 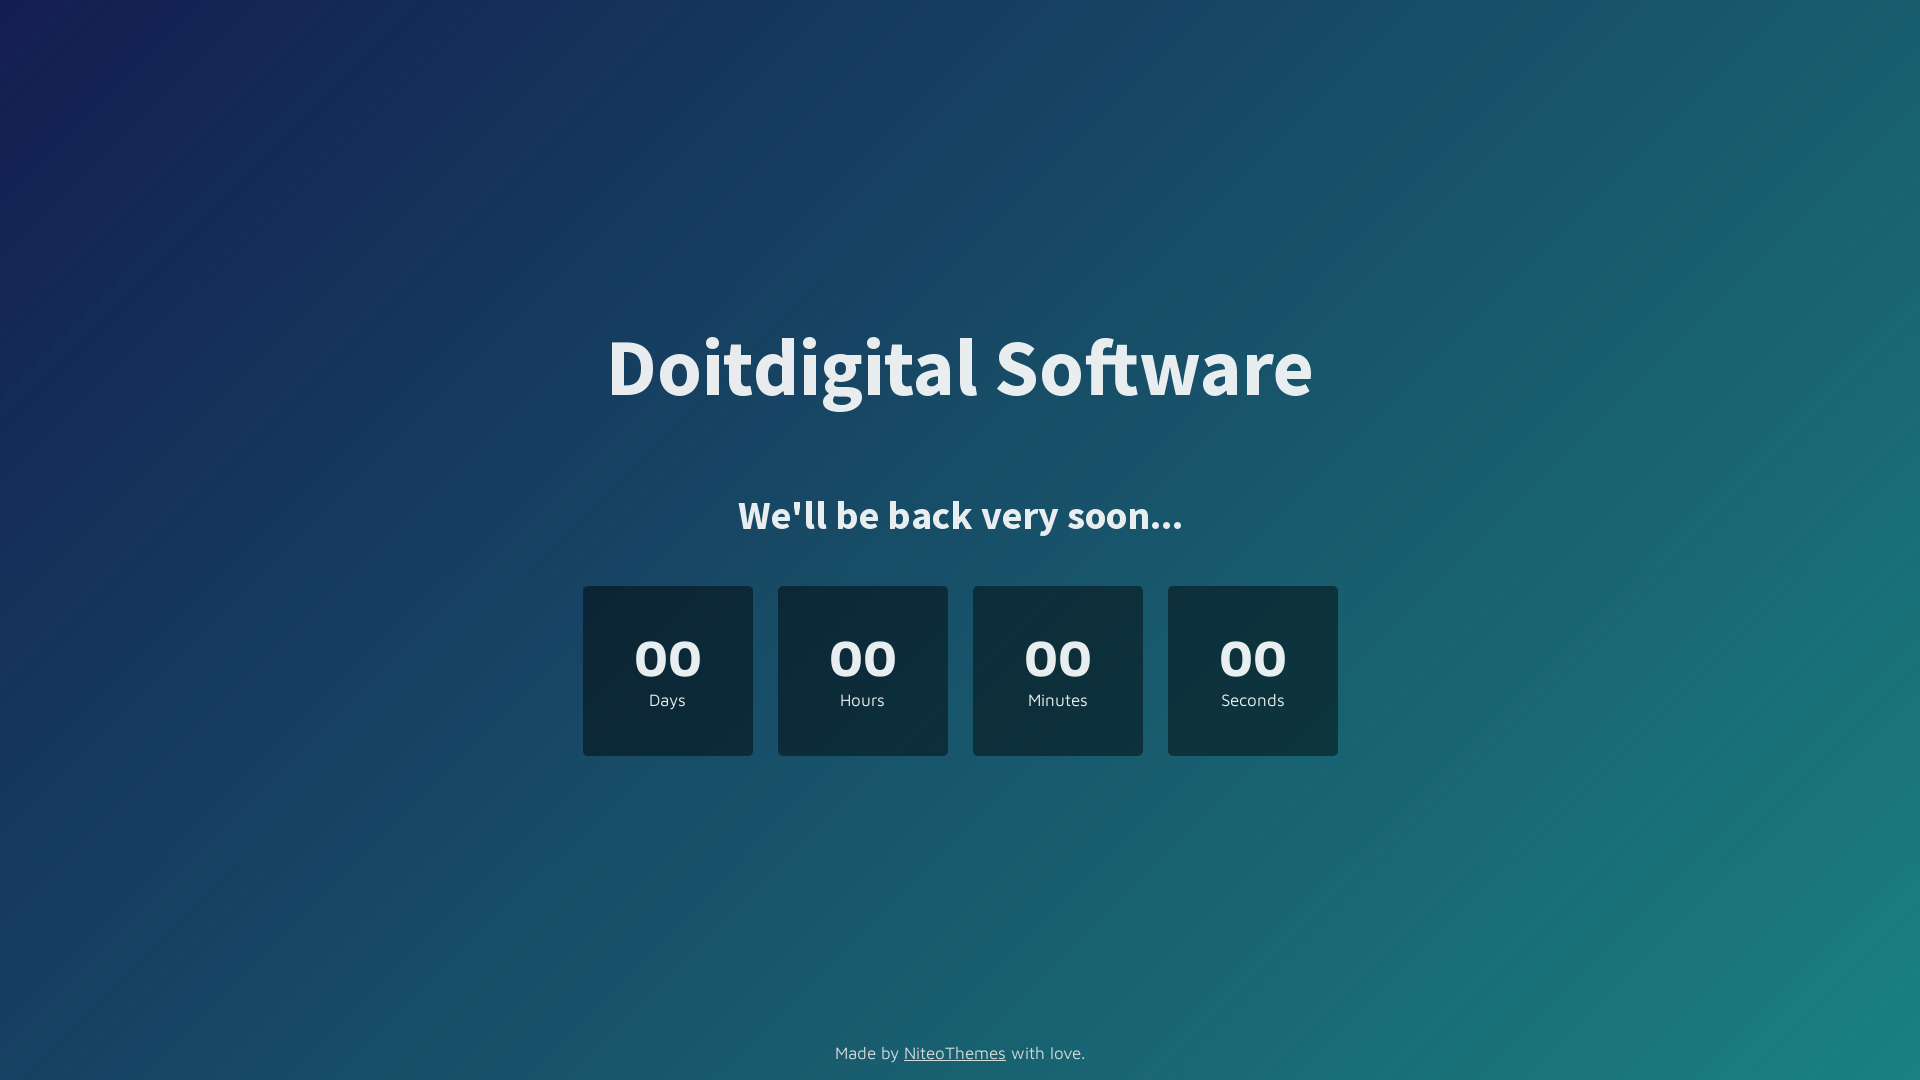 I want to click on 'NiteoThemes', so click(x=954, y=1052).